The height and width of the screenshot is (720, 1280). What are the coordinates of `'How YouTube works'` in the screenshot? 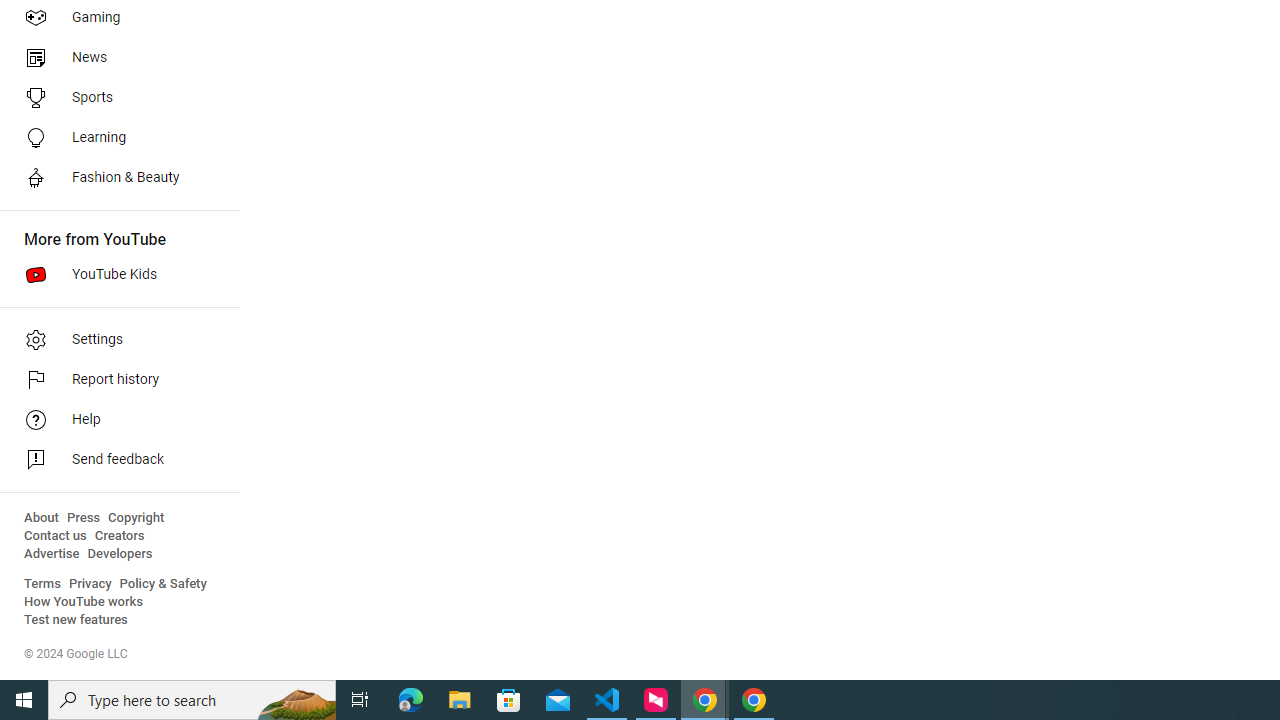 It's located at (82, 601).